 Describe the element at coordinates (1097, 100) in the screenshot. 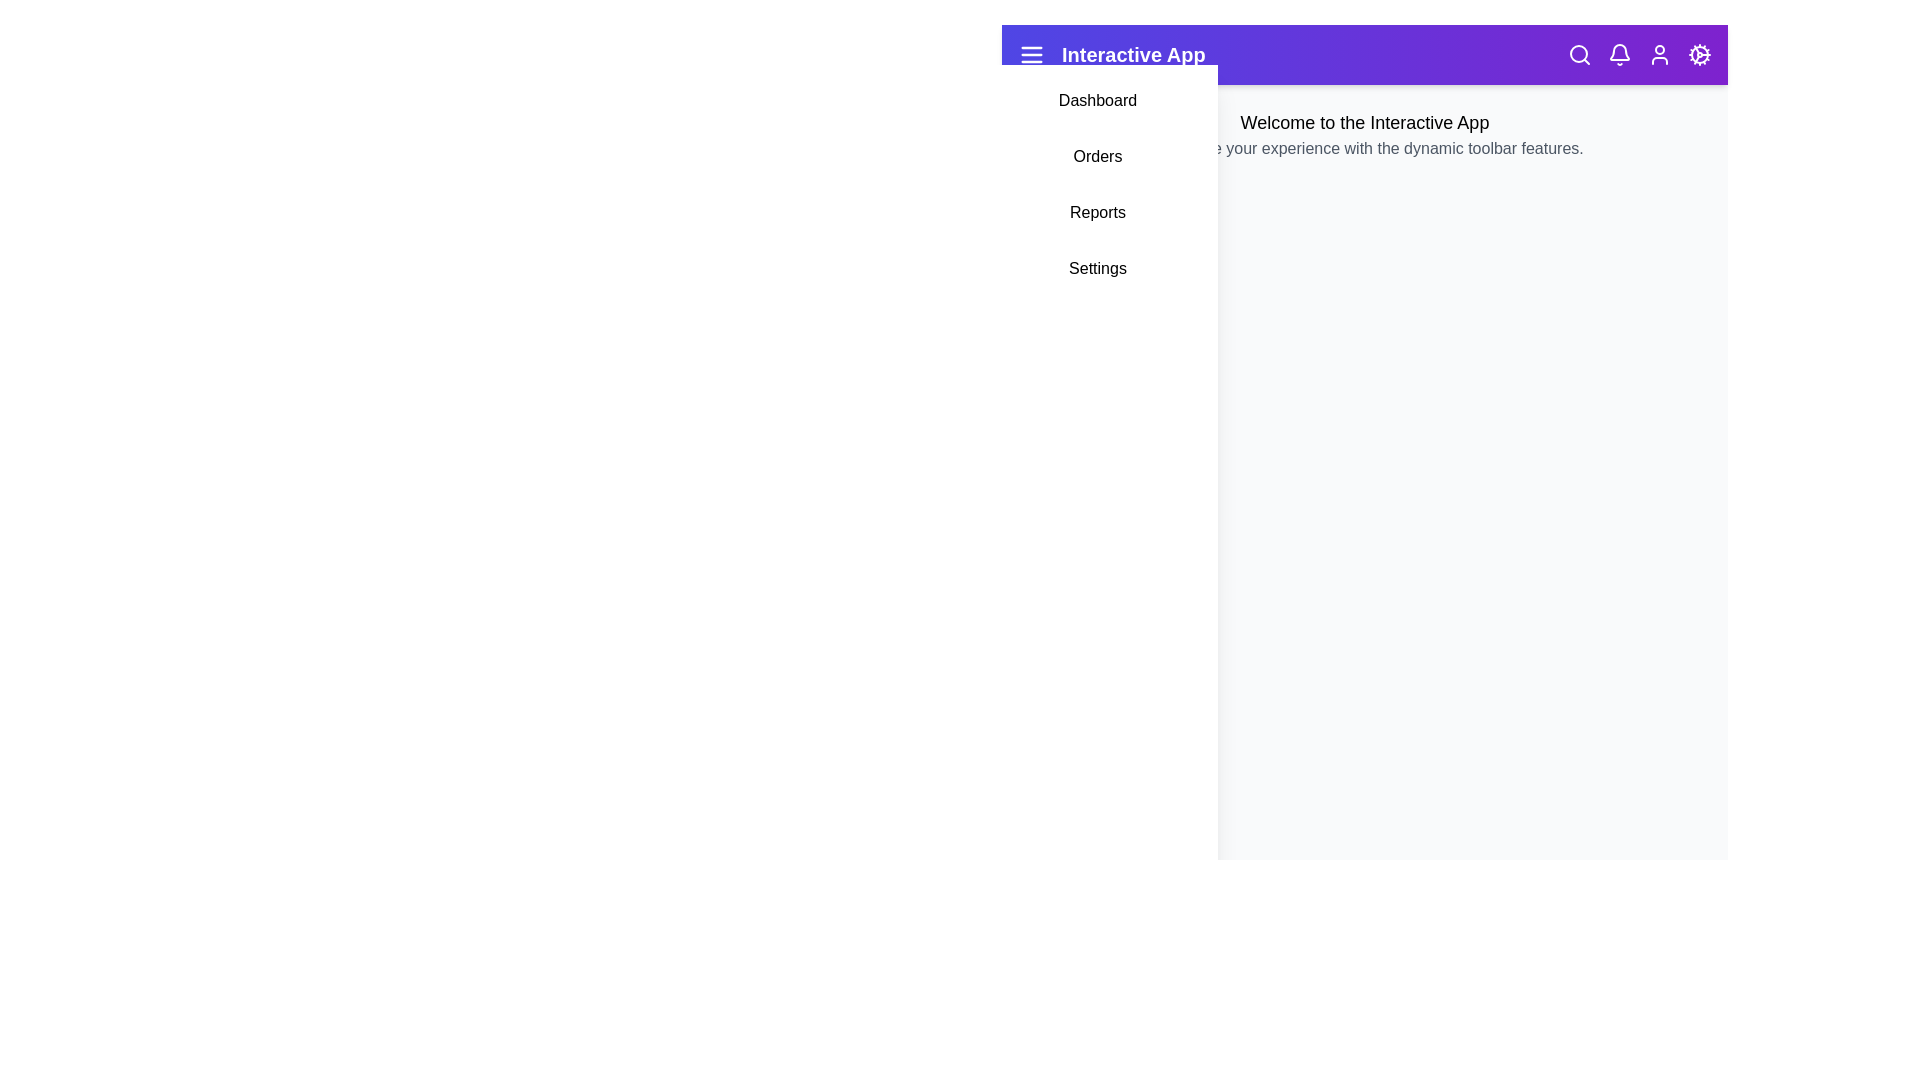

I see `the sidebar menu item labeled Dashboard` at that location.